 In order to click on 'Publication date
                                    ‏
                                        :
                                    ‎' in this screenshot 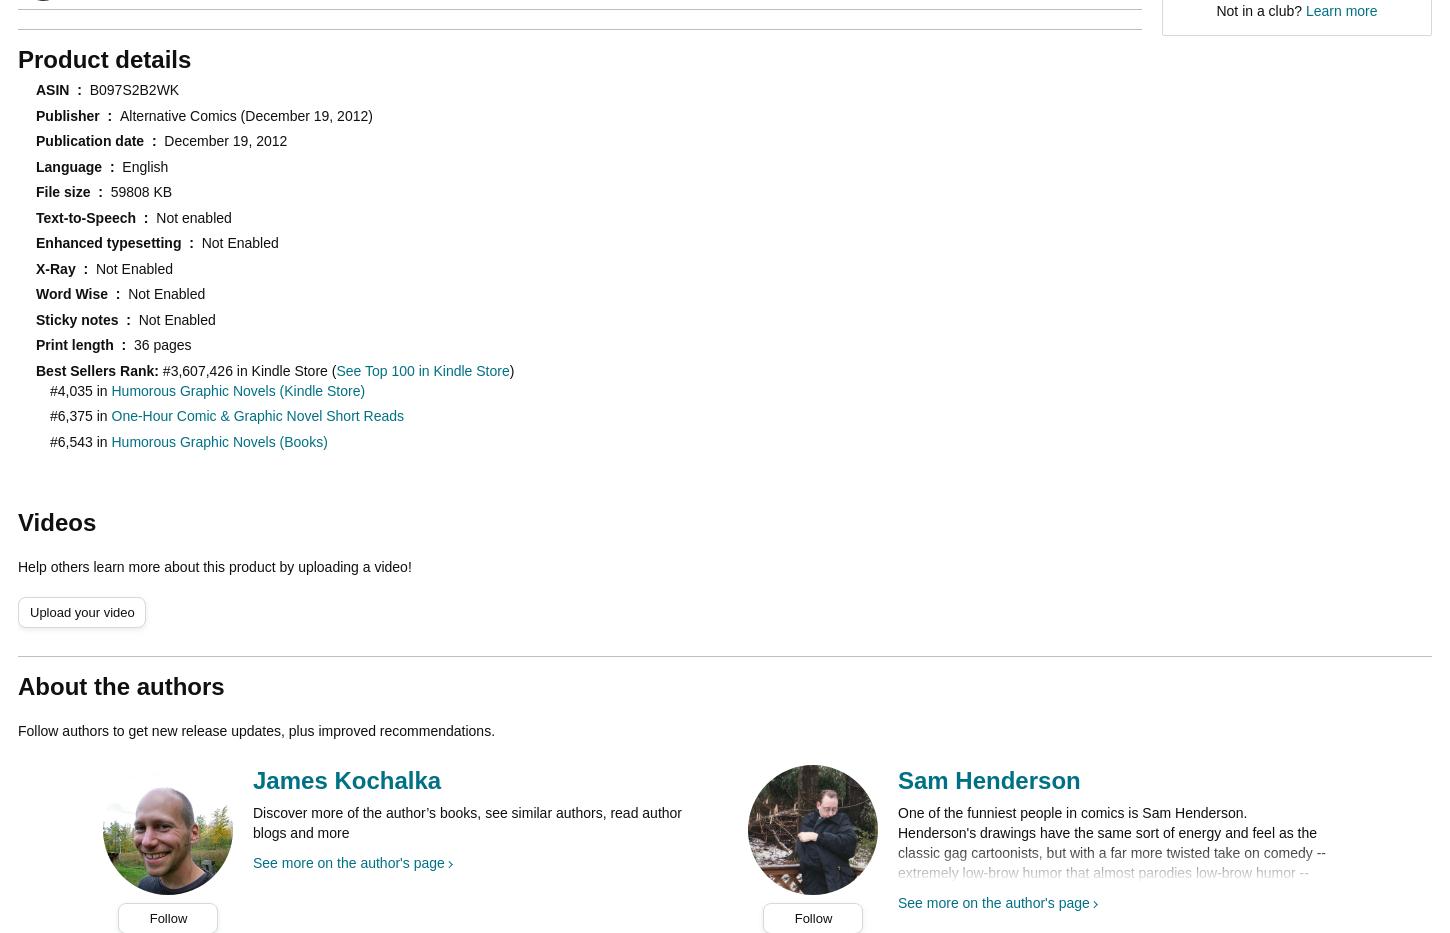, I will do `click(100, 139)`.